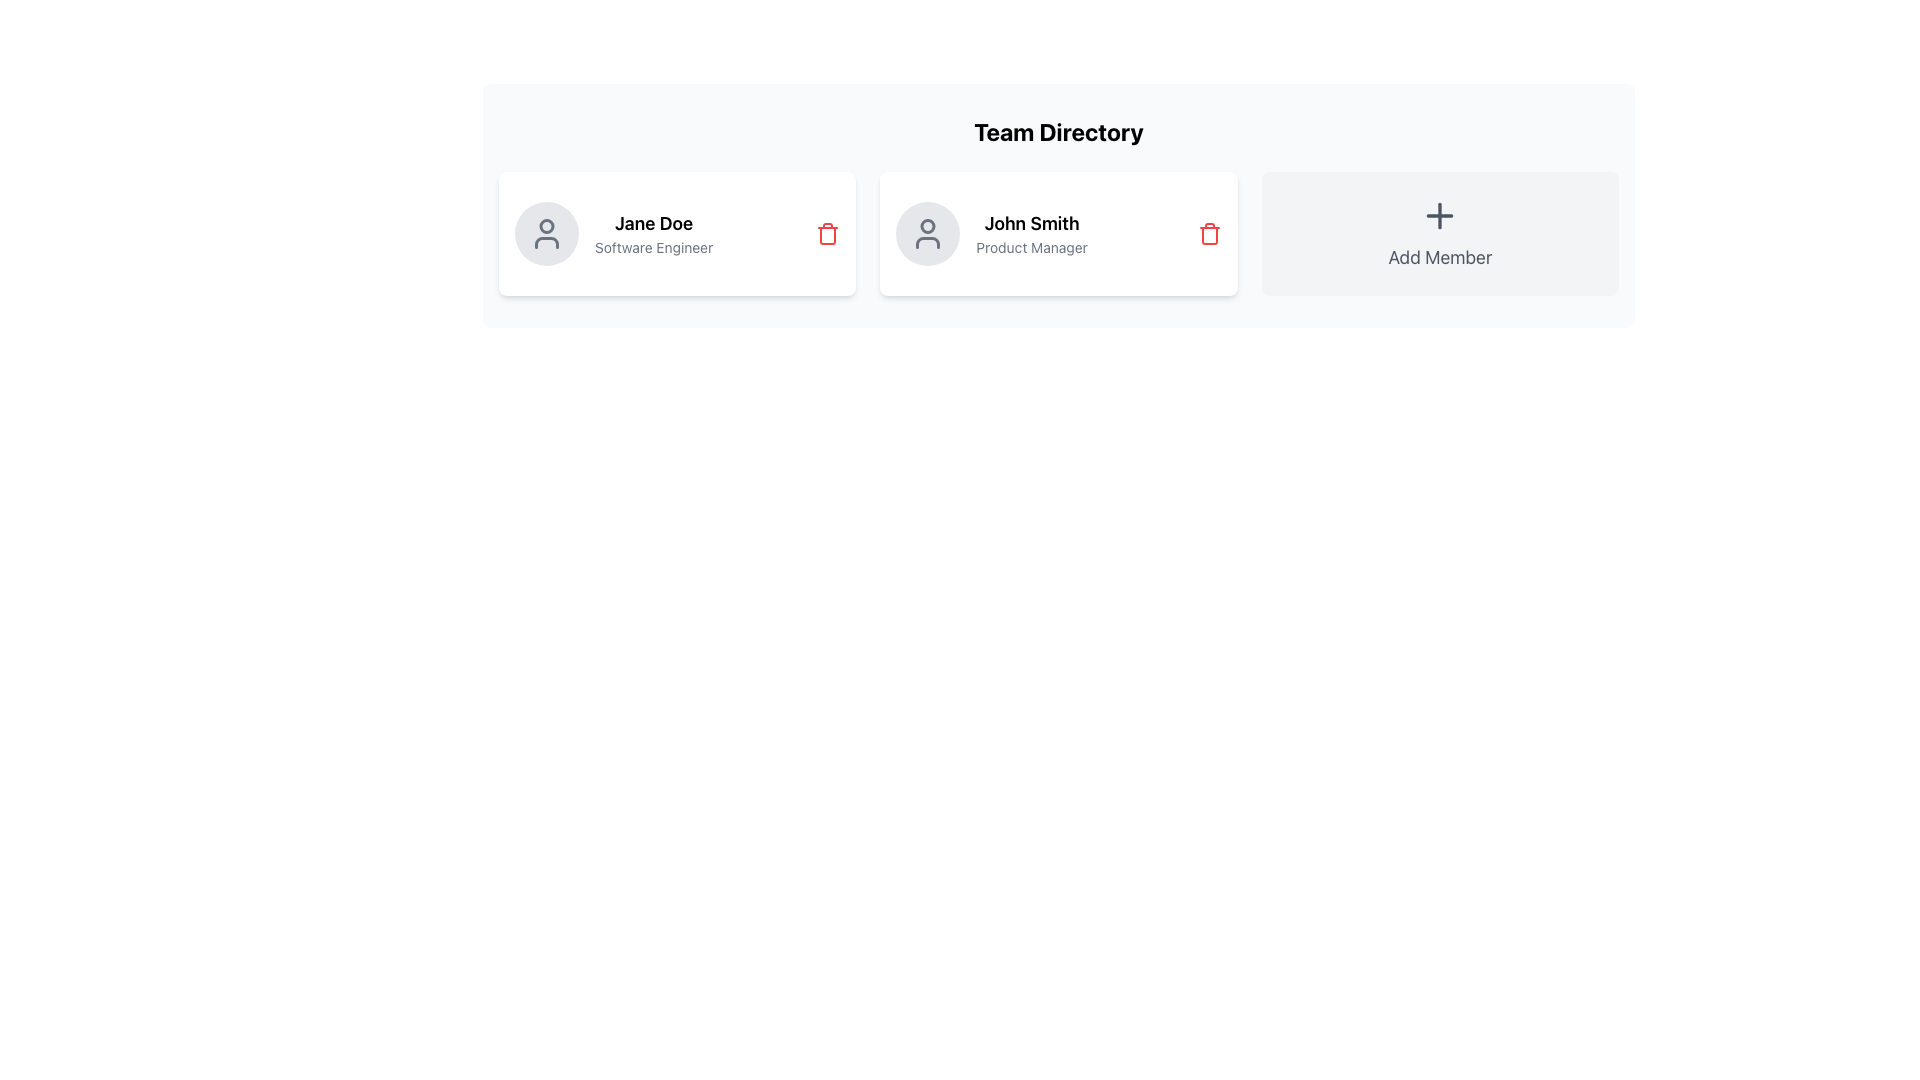  I want to click on the Text Label that serves as the title for the team member directory section, positioned centrally above other elements, so click(1058, 131).